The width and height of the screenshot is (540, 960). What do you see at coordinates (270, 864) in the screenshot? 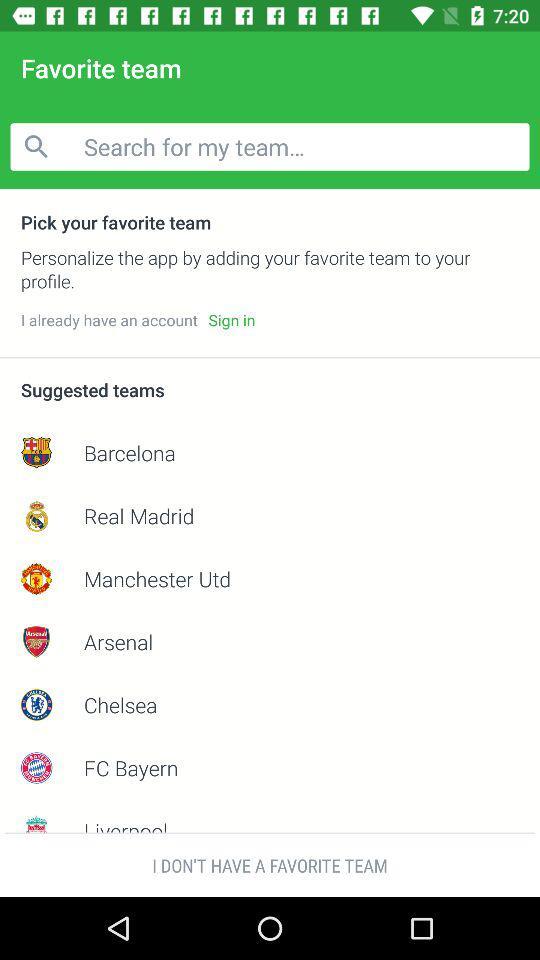
I see `i don t` at bounding box center [270, 864].